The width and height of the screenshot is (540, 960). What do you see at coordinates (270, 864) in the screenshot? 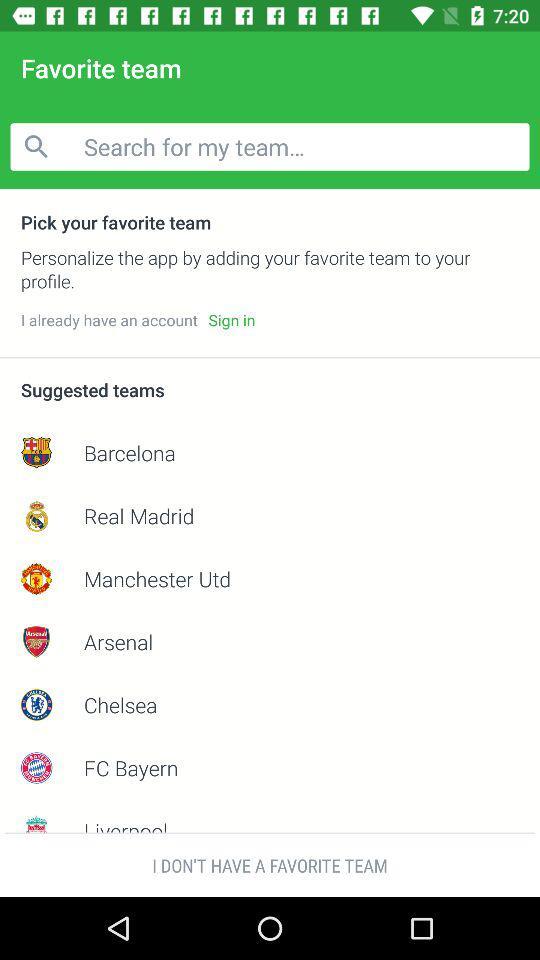
I see `i don t` at bounding box center [270, 864].